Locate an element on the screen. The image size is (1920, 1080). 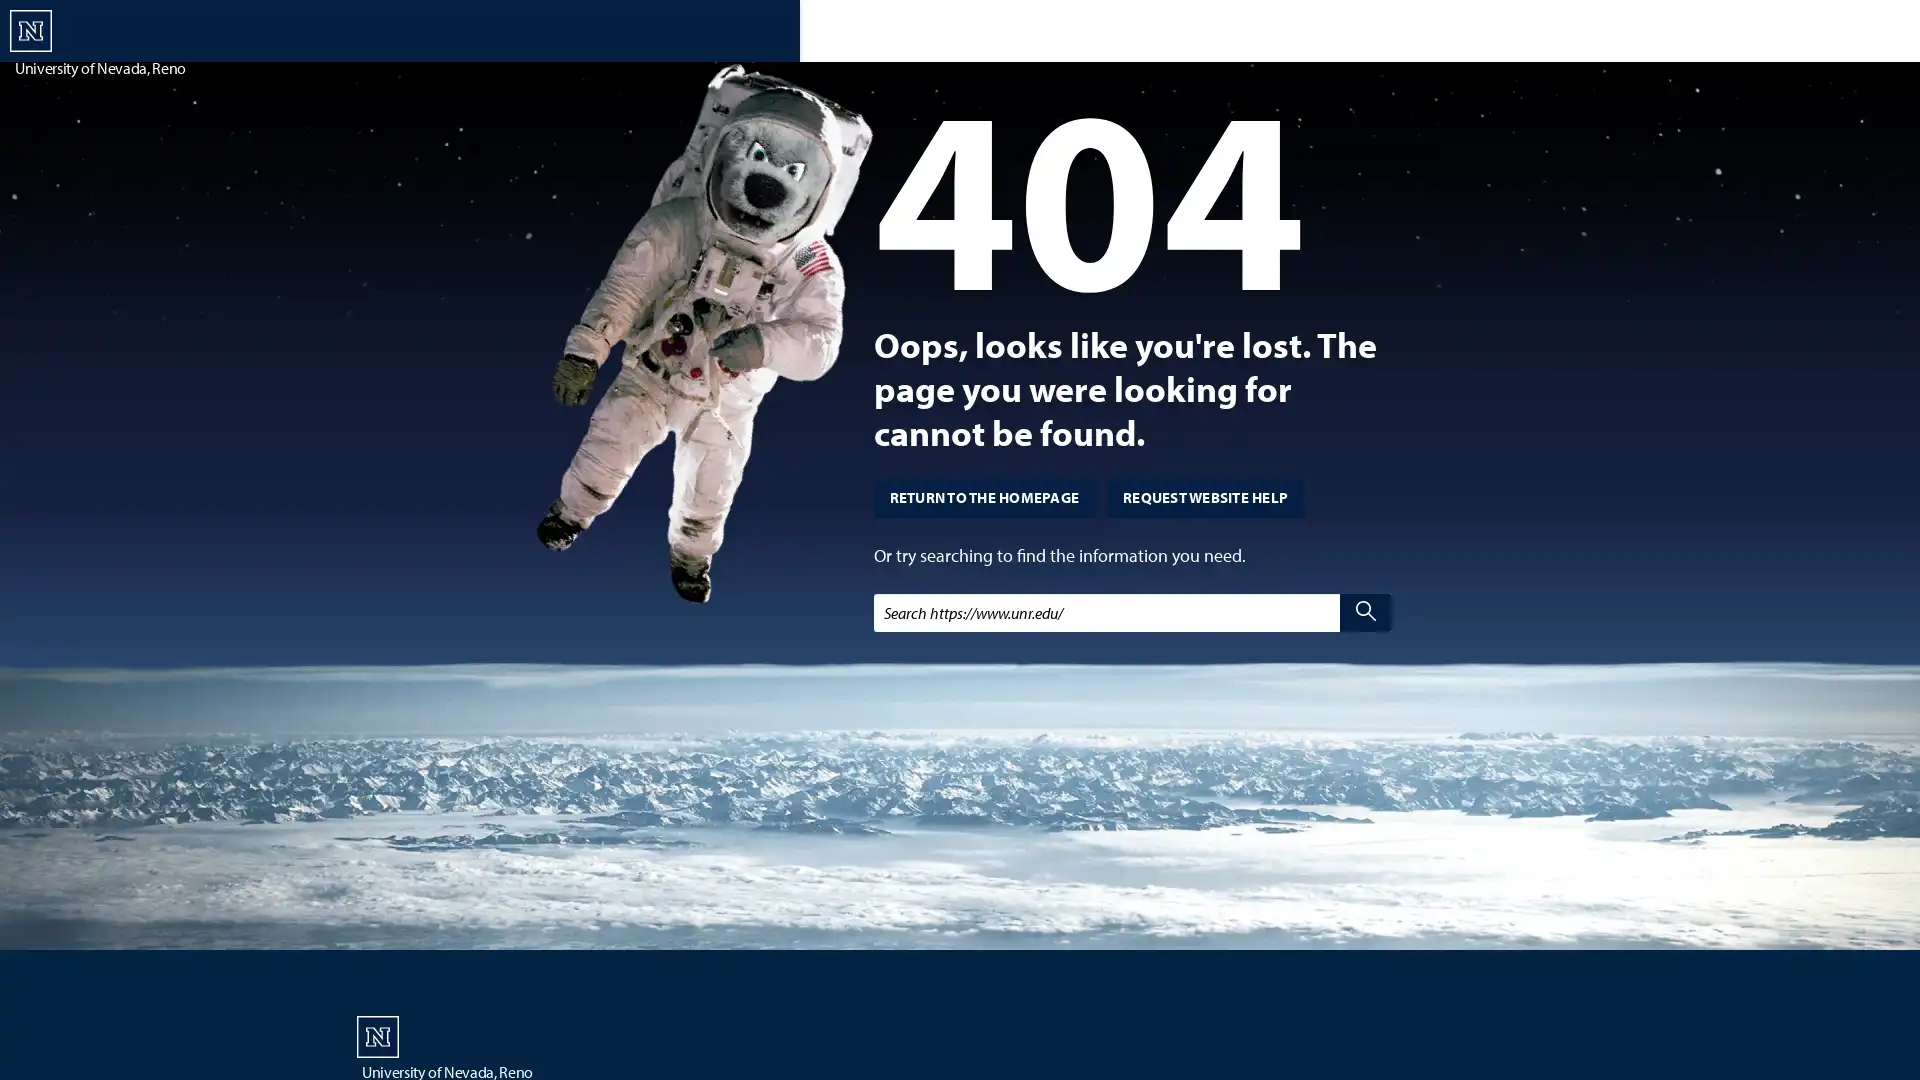
search is located at coordinates (1365, 611).